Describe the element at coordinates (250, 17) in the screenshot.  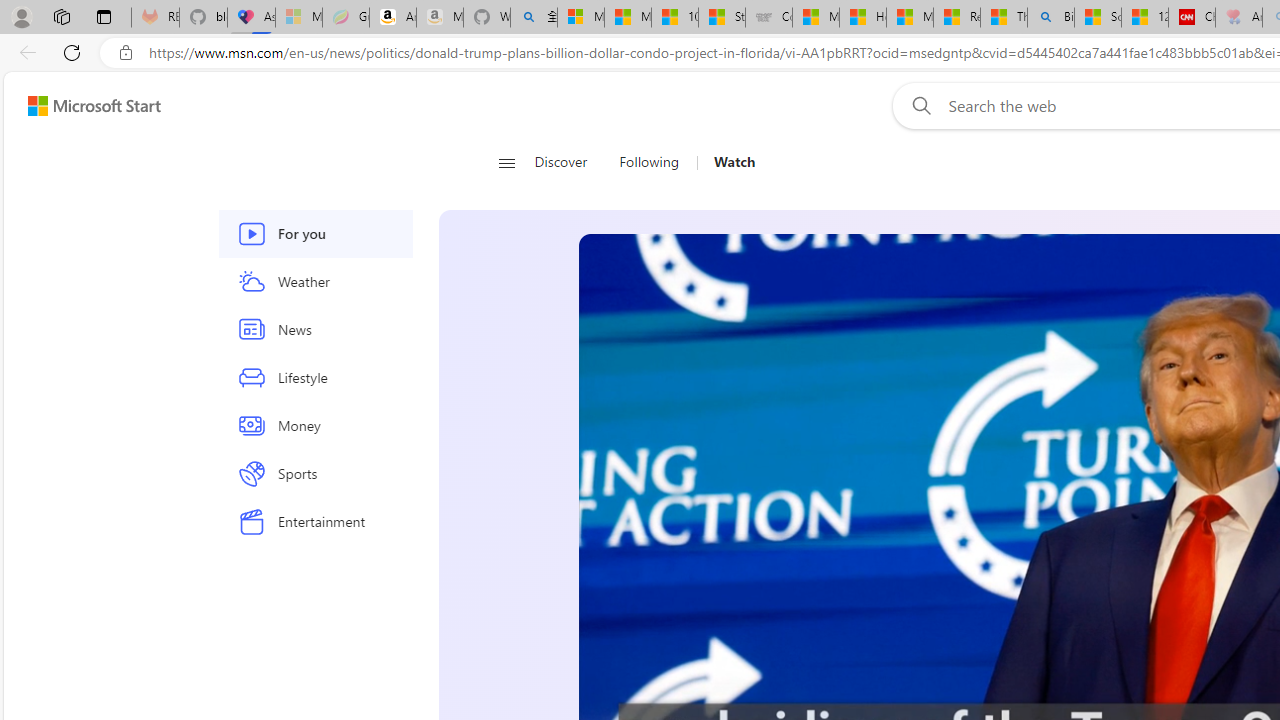
I see `'Asthma Inhalers: Names and Types'` at that location.